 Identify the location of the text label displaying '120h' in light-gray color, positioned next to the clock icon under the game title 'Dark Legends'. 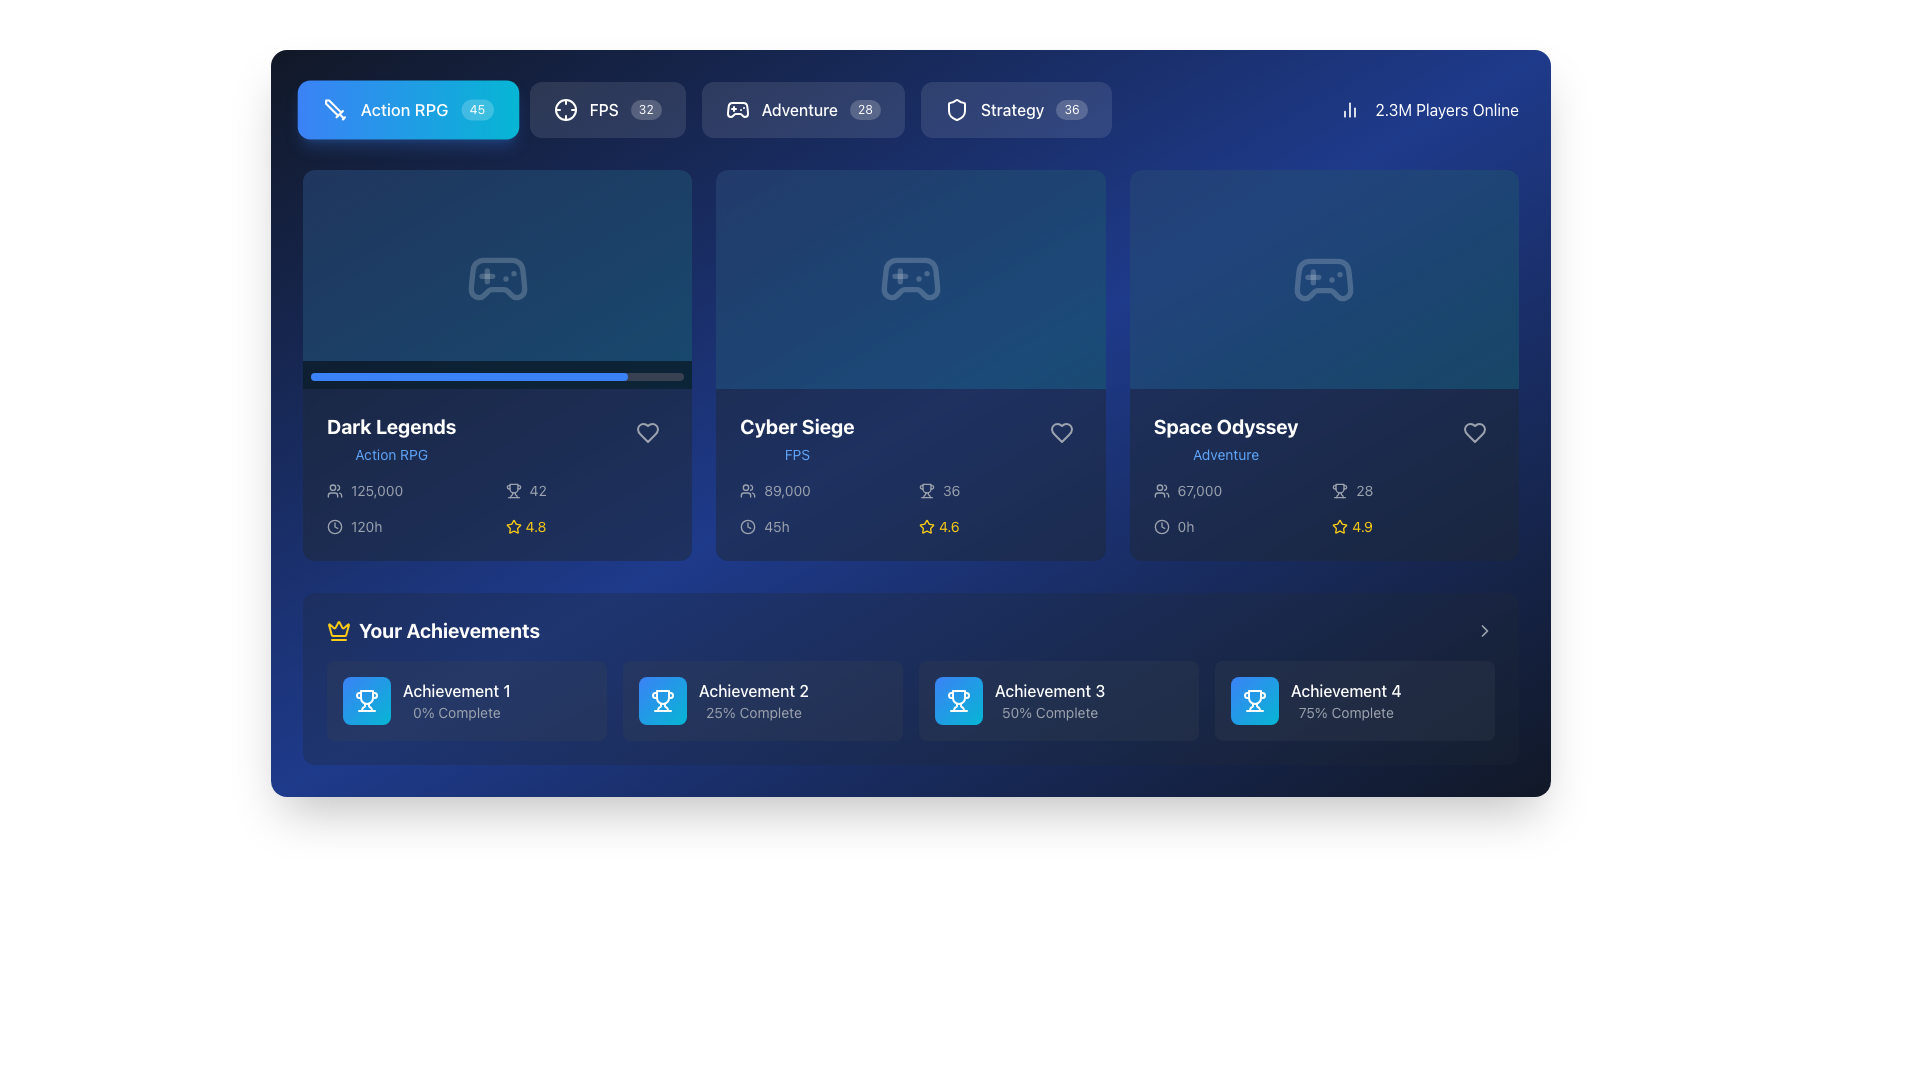
(366, 525).